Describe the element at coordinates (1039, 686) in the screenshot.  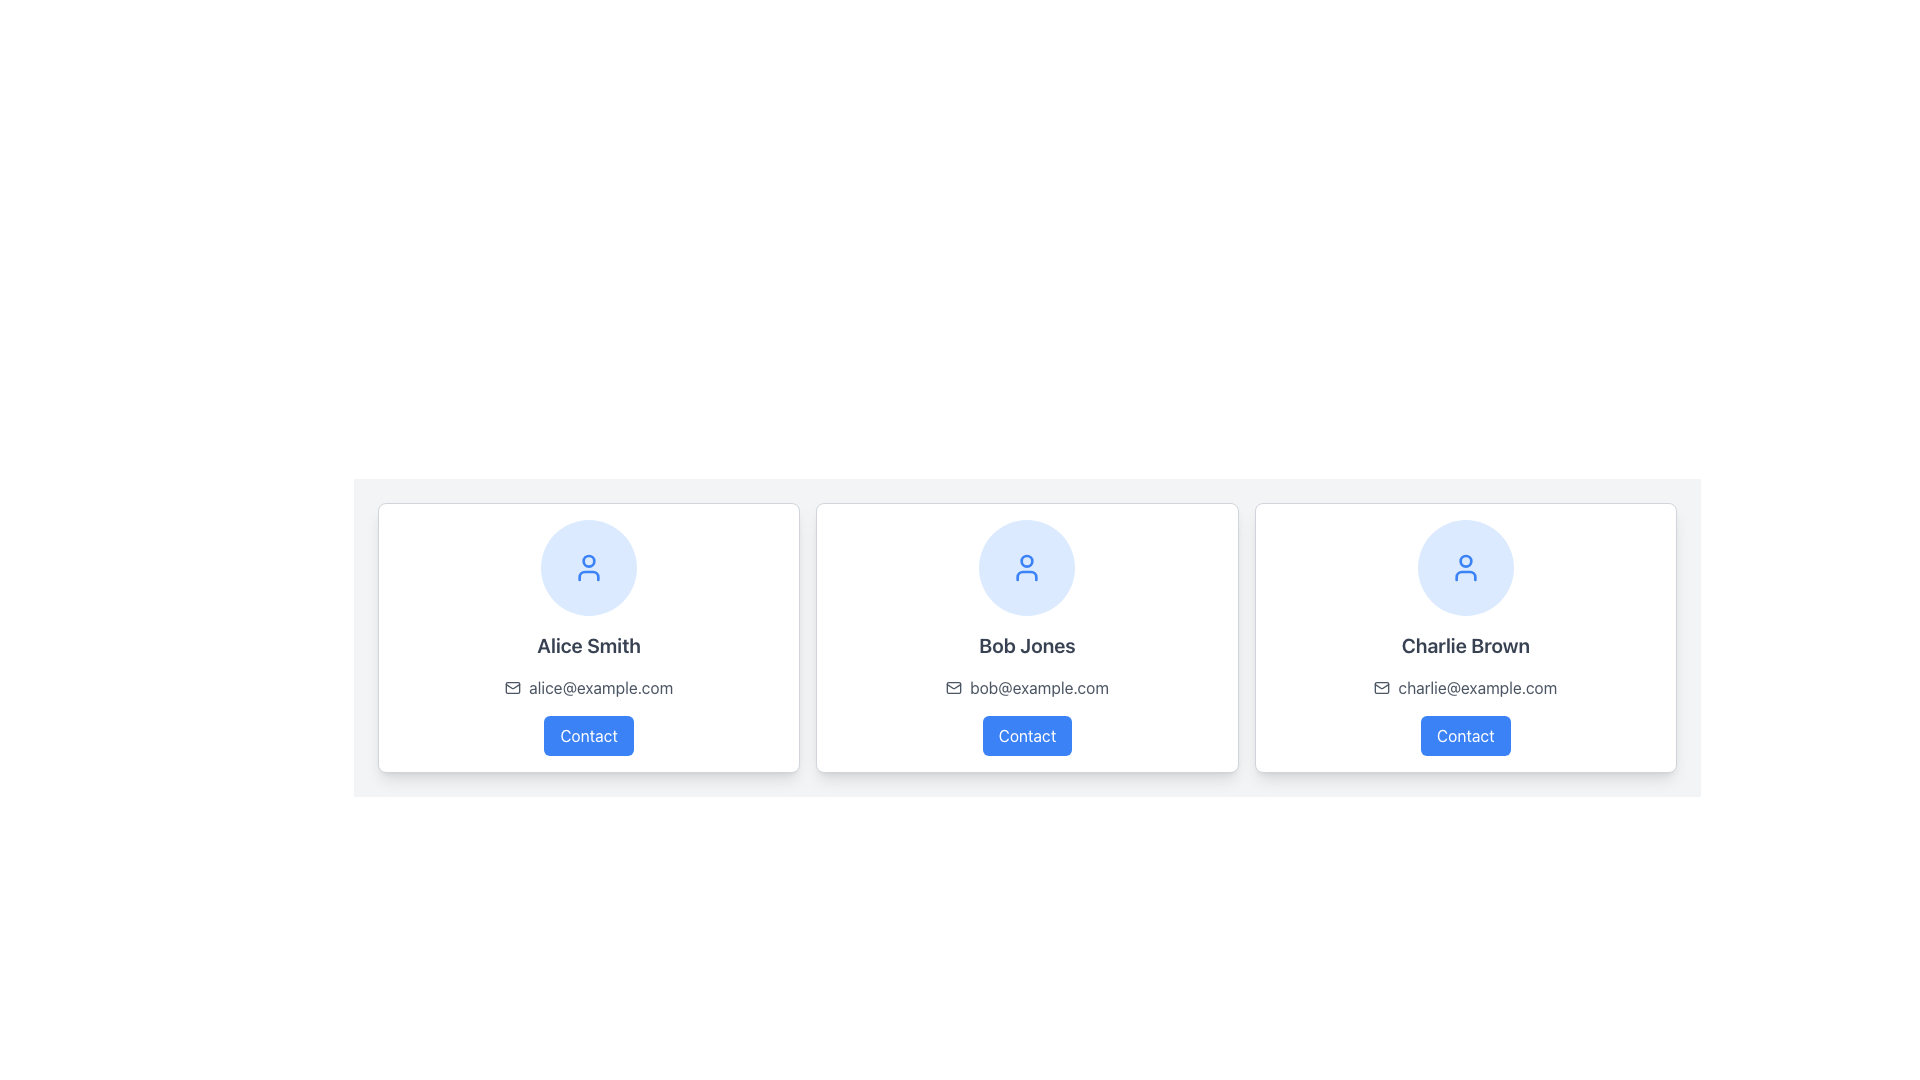
I see `the email address text element that displays the user's contact information, located below the name text and` at that location.